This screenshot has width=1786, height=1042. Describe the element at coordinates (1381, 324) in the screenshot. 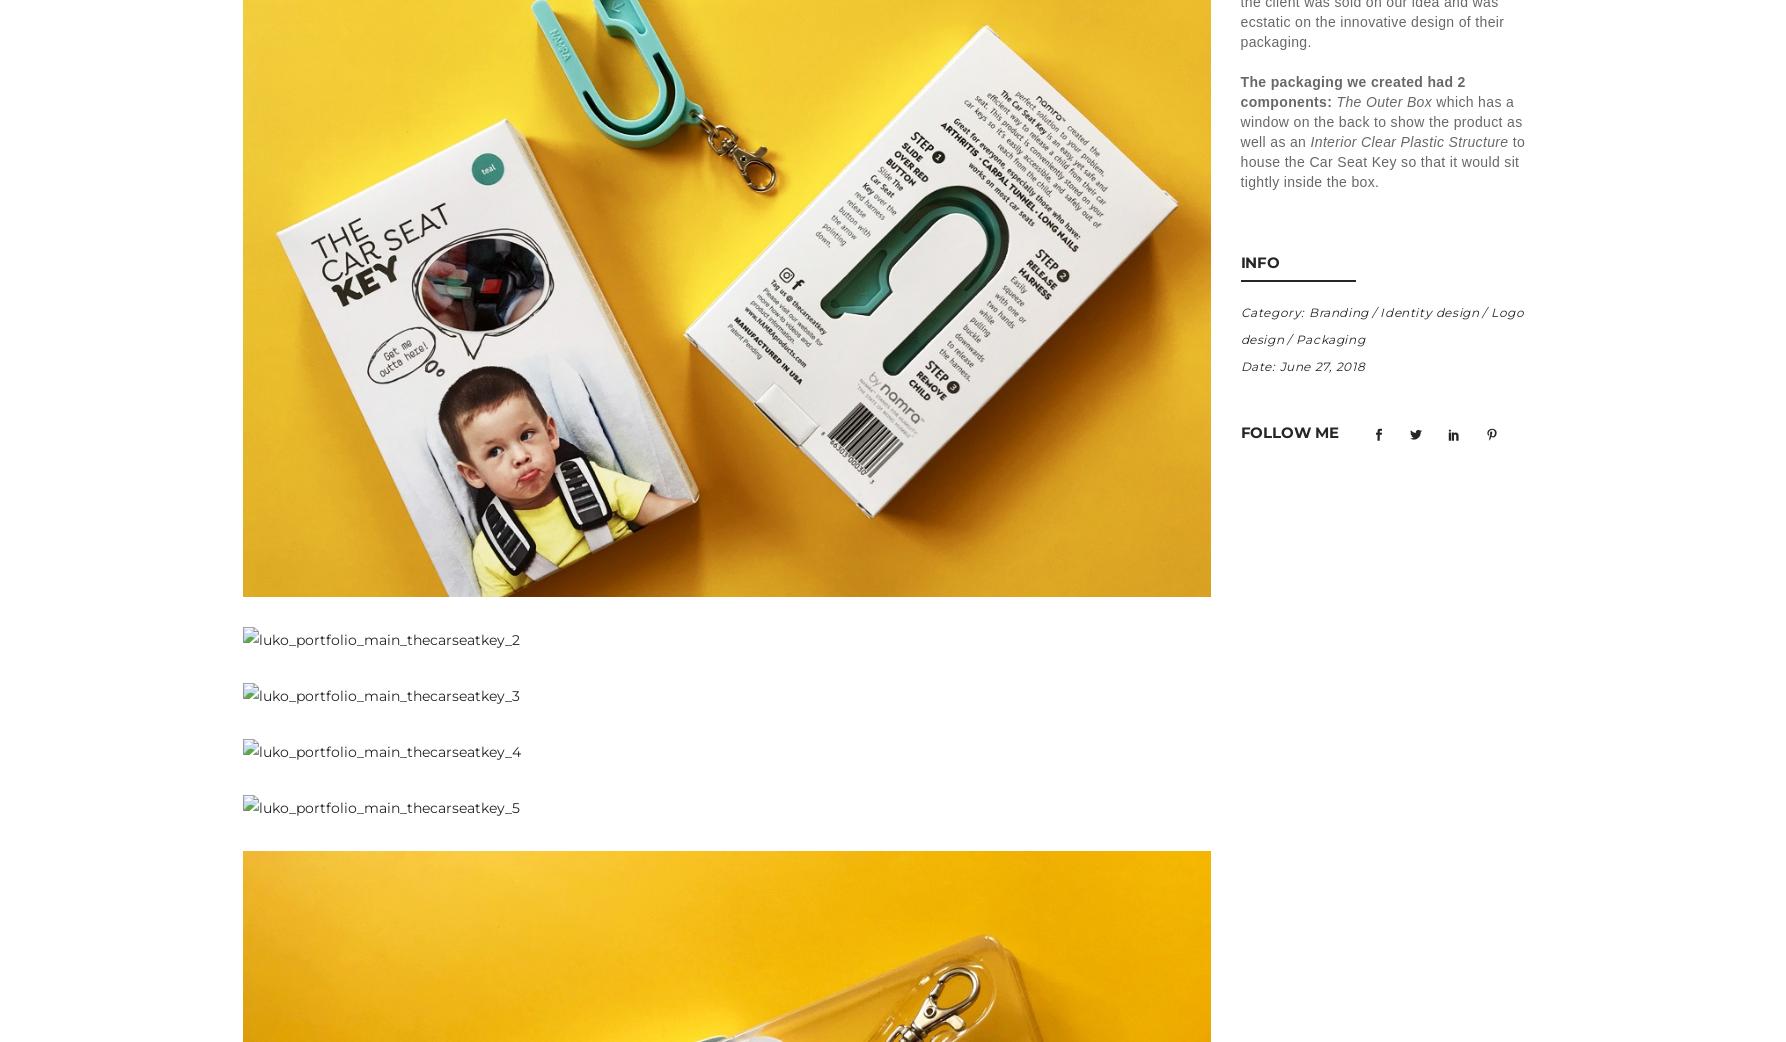

I see `'Logo design'` at that location.